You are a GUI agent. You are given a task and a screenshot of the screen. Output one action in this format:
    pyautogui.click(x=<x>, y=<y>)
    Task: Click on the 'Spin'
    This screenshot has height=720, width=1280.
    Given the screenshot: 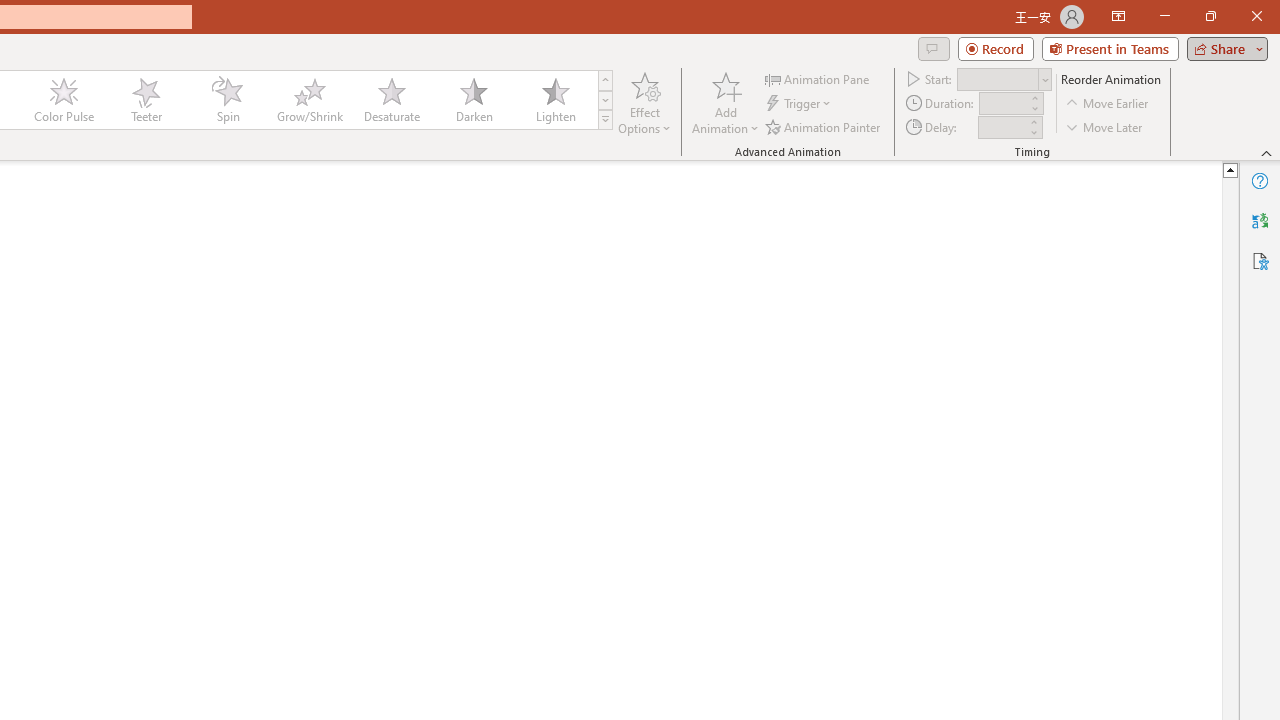 What is the action you would take?
    pyautogui.click(x=227, y=100)
    